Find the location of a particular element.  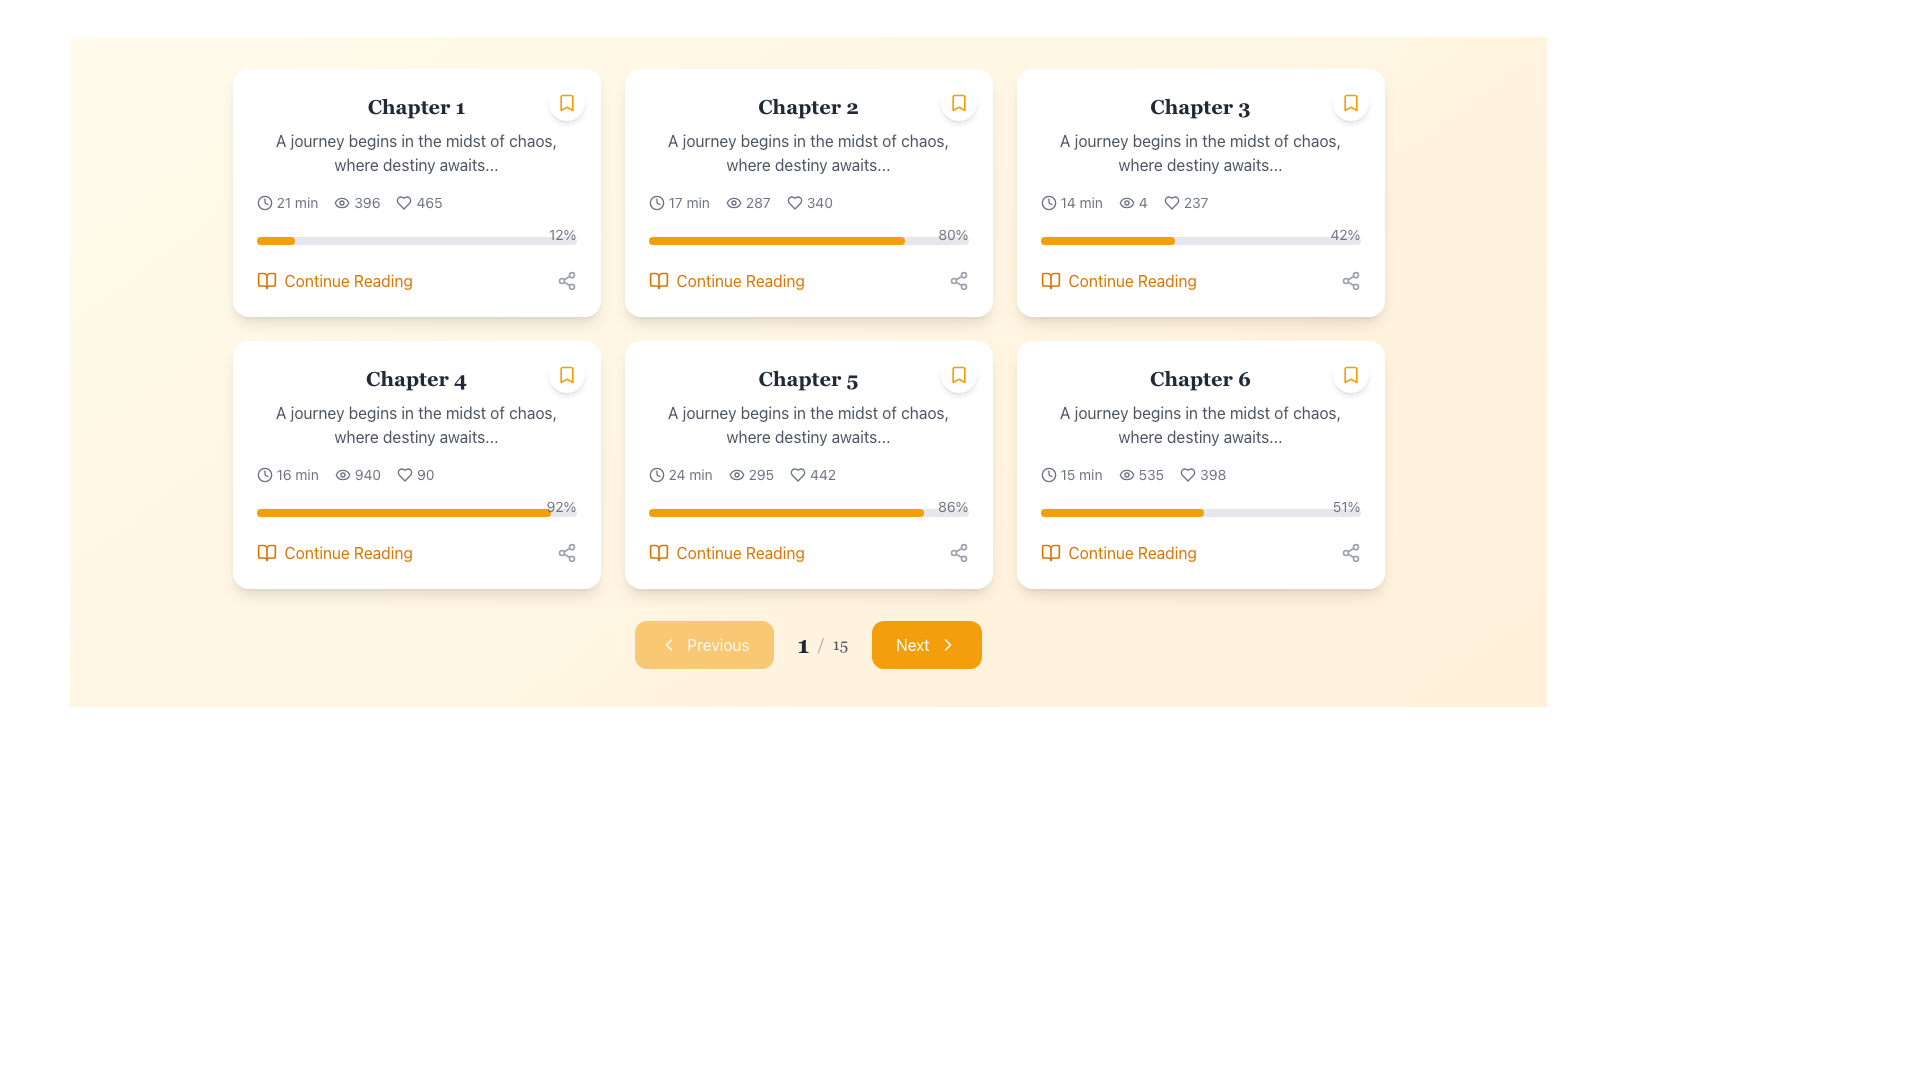

the Informative Label Set displaying a clock icon with '24 min', an eye icon with '295', and a heart icon with '442' is located at coordinates (808, 474).